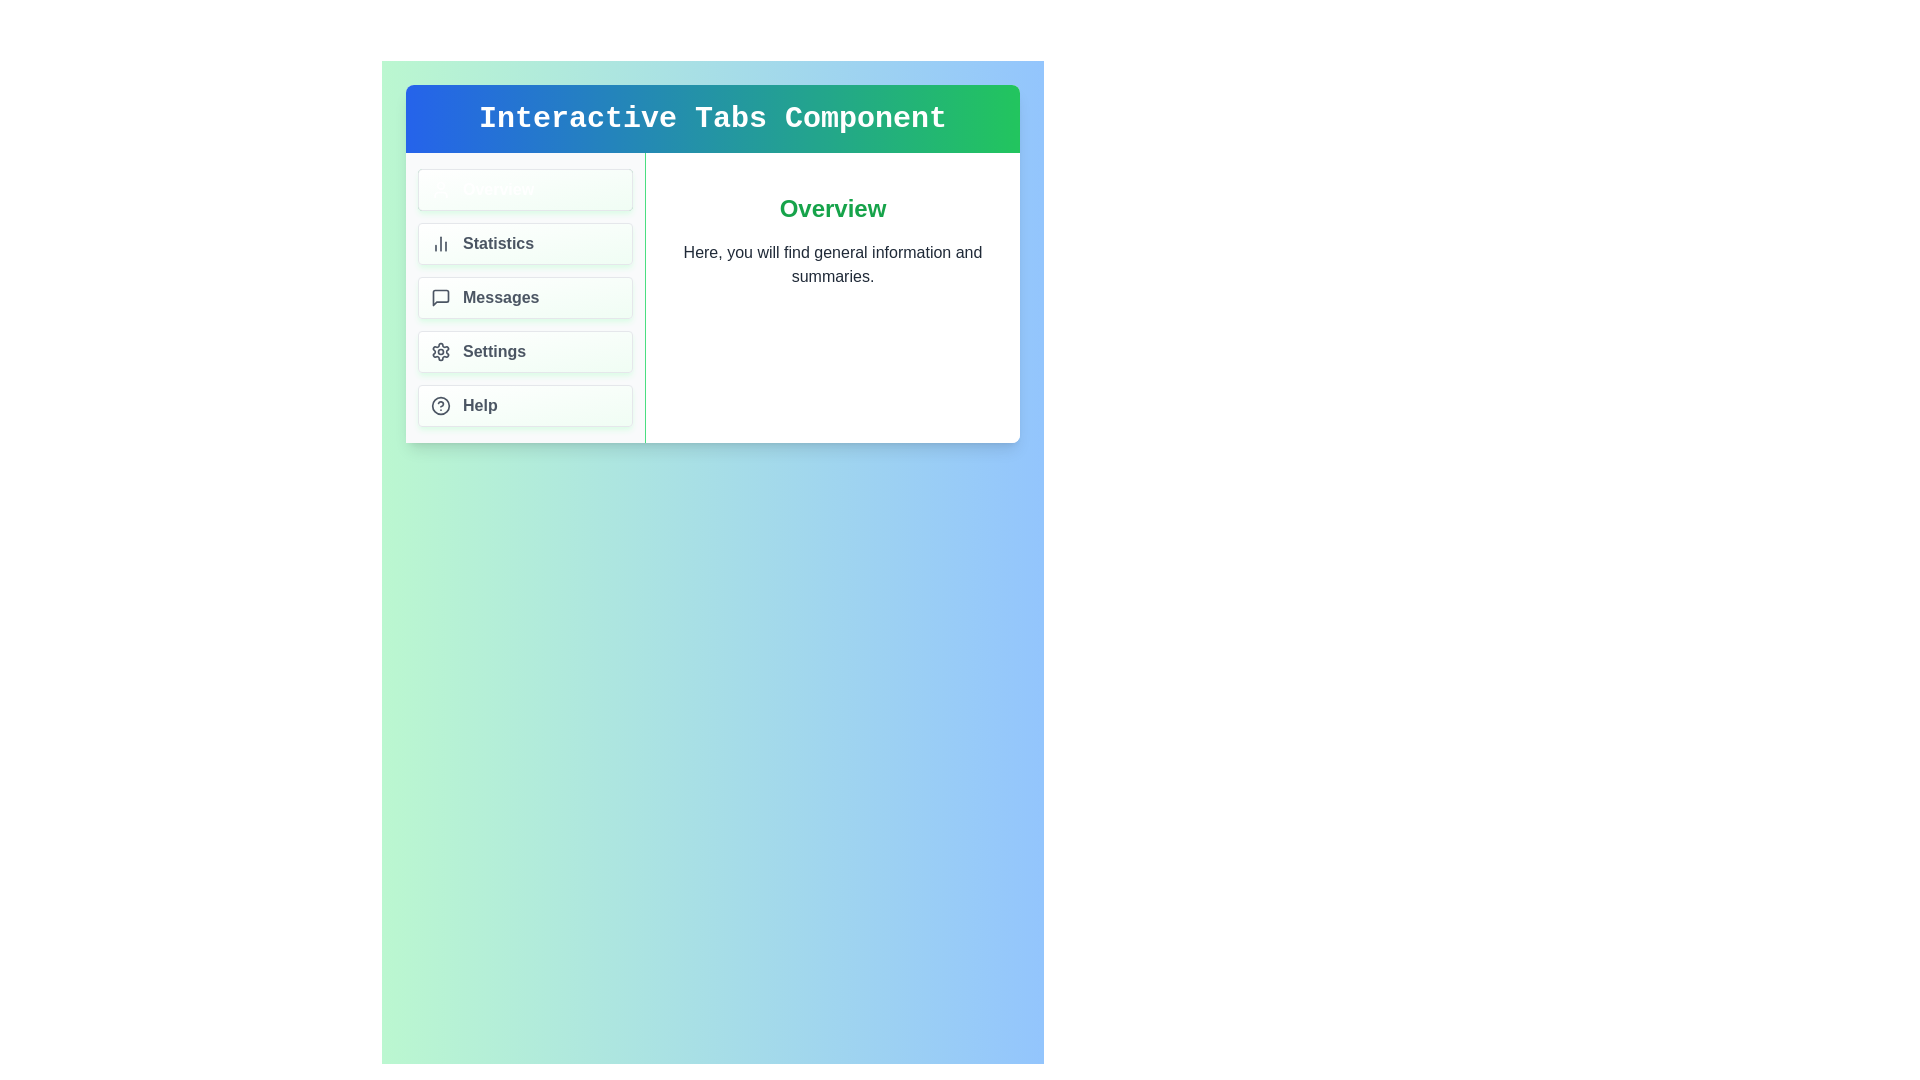 This screenshot has height=1080, width=1920. Describe the element at coordinates (525, 350) in the screenshot. I see `the tab labeled Settings` at that location.